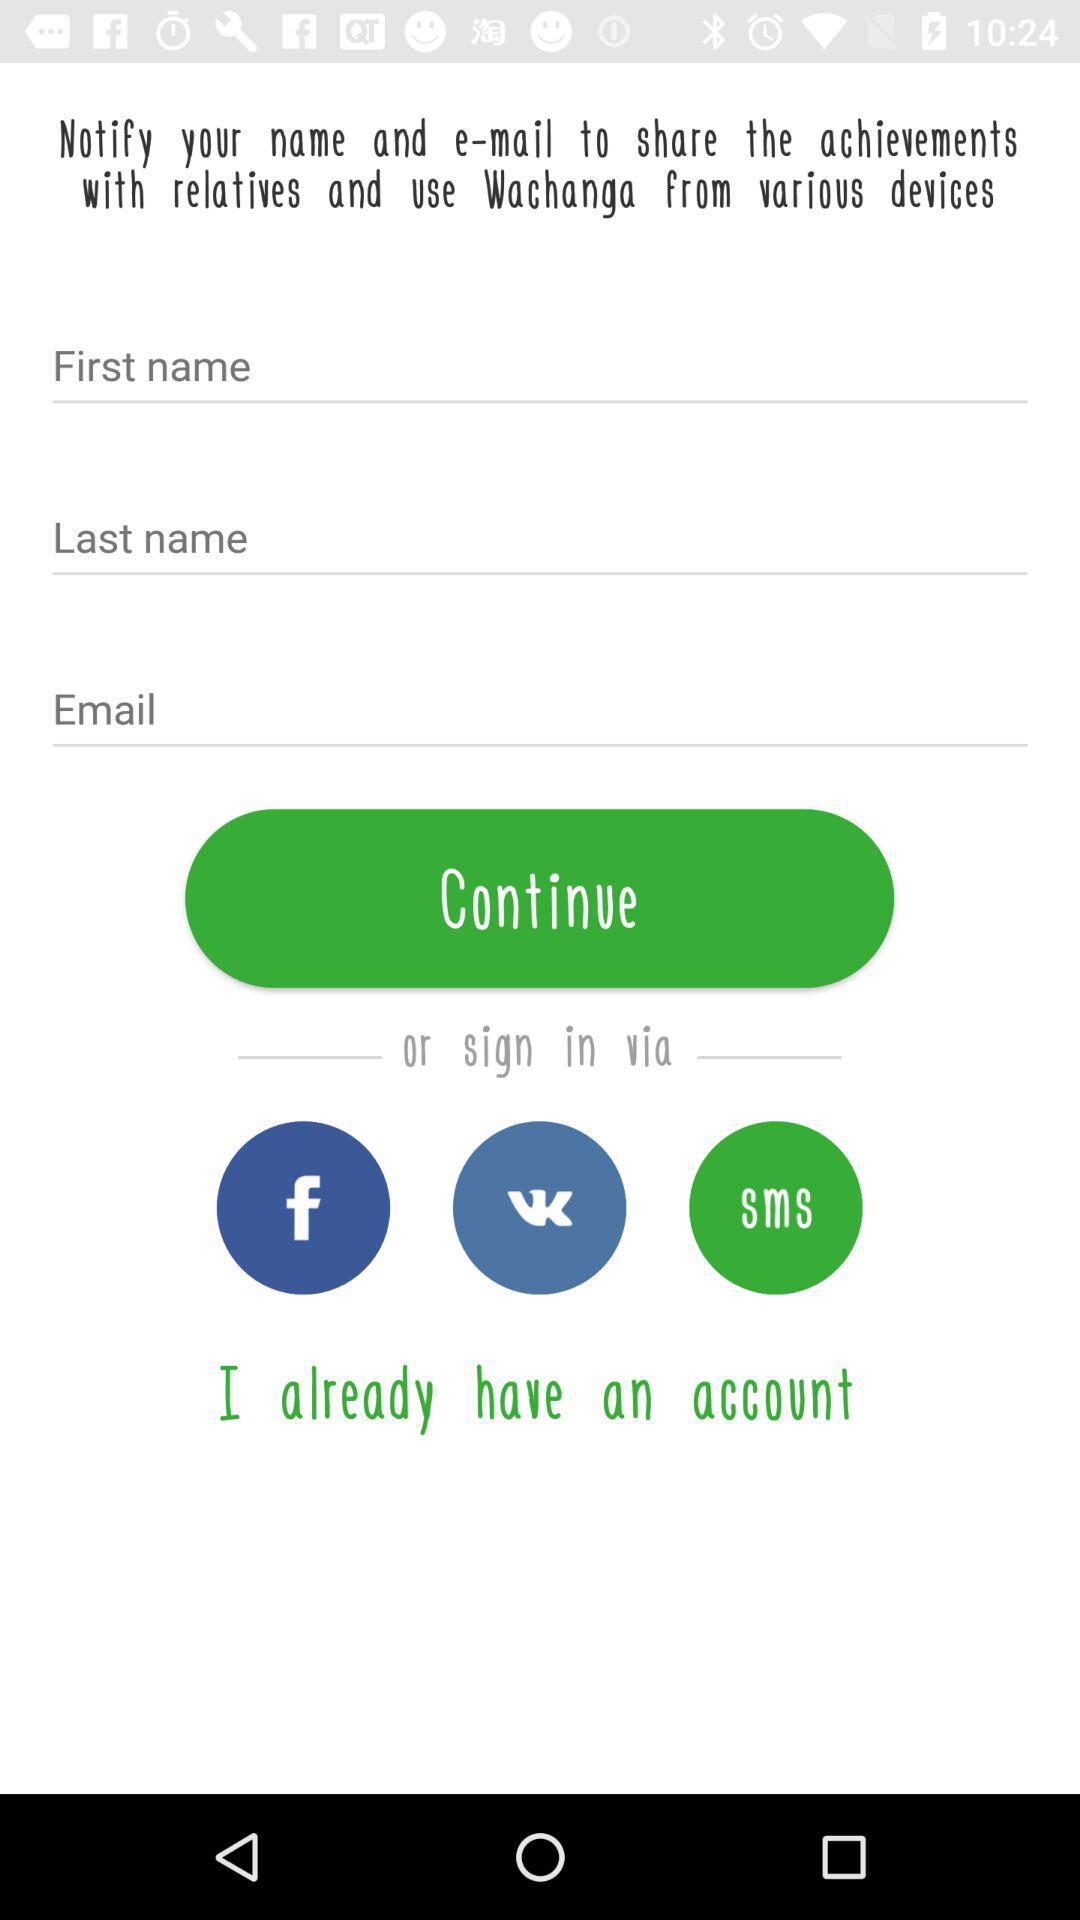 The height and width of the screenshot is (1920, 1080). Describe the element at coordinates (540, 711) in the screenshot. I see `email address` at that location.